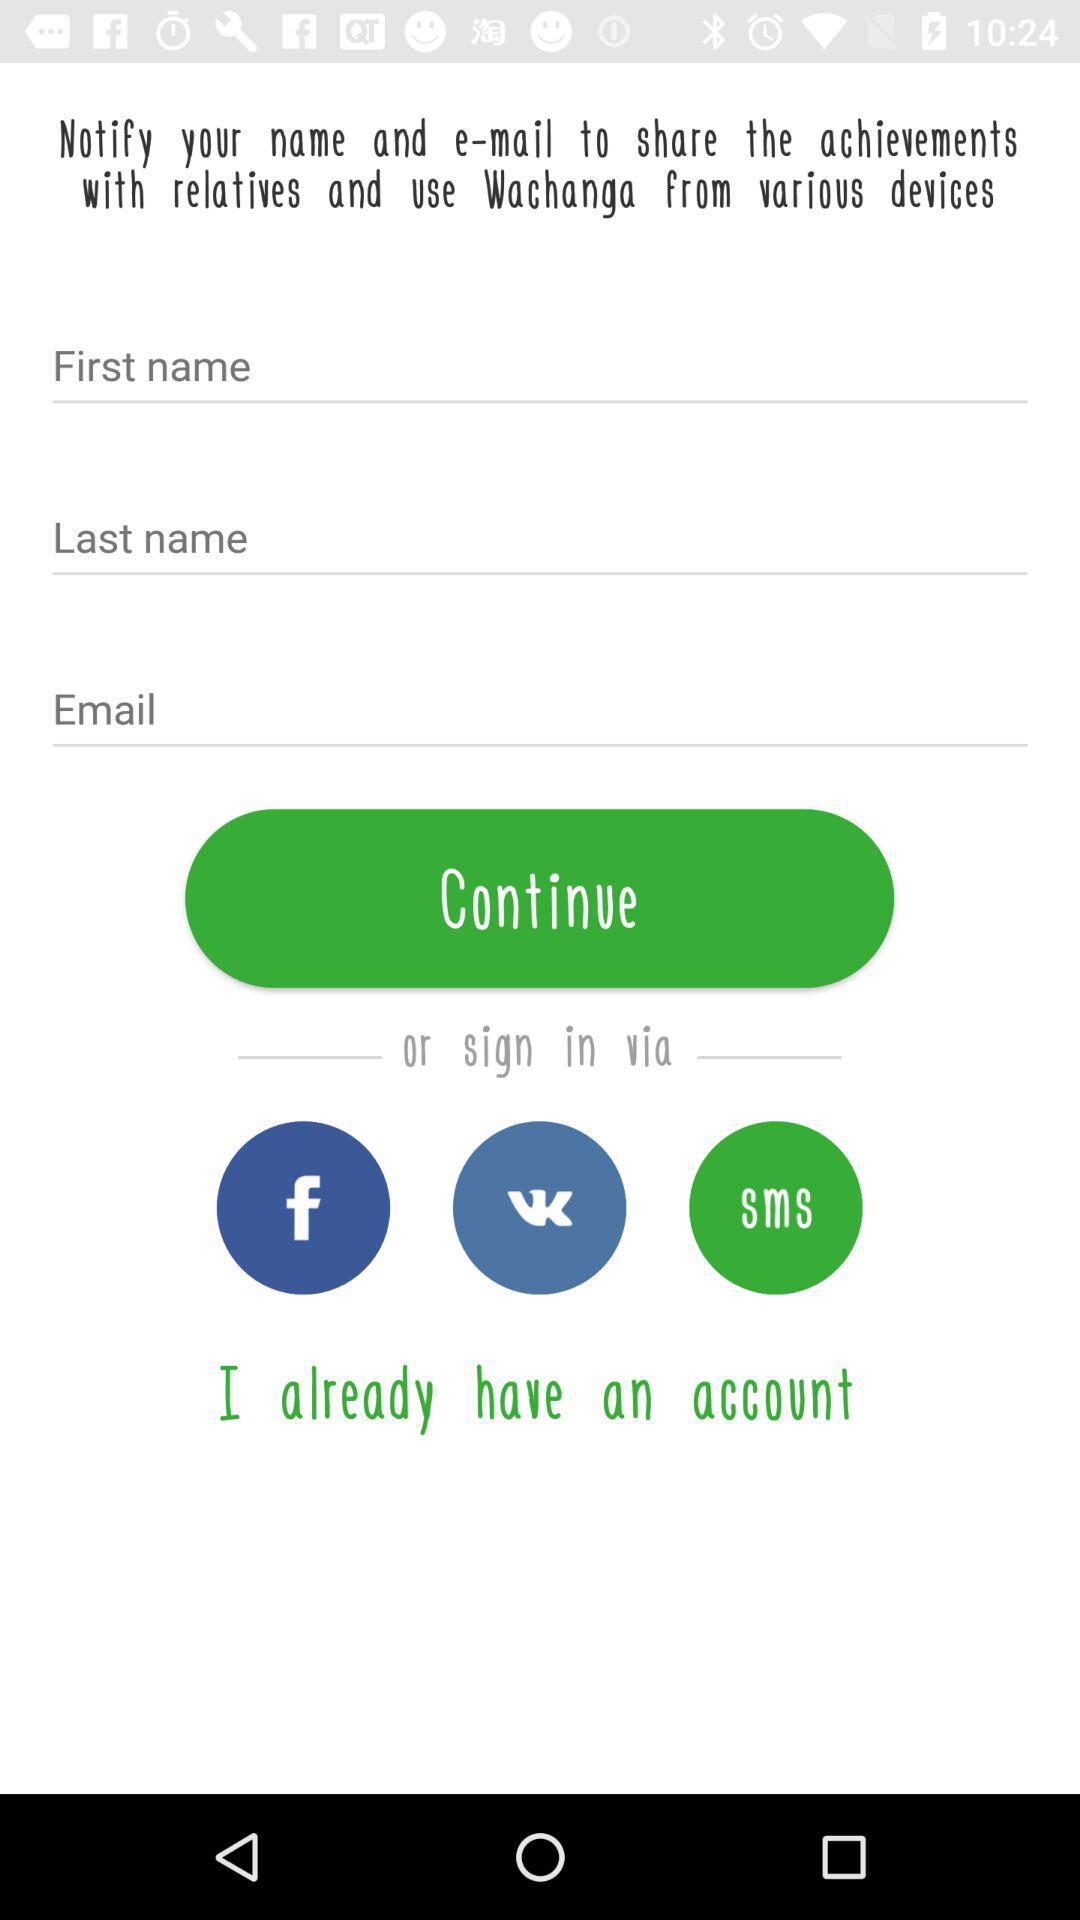 The height and width of the screenshot is (1920, 1080). Describe the element at coordinates (540, 711) in the screenshot. I see `email address` at that location.